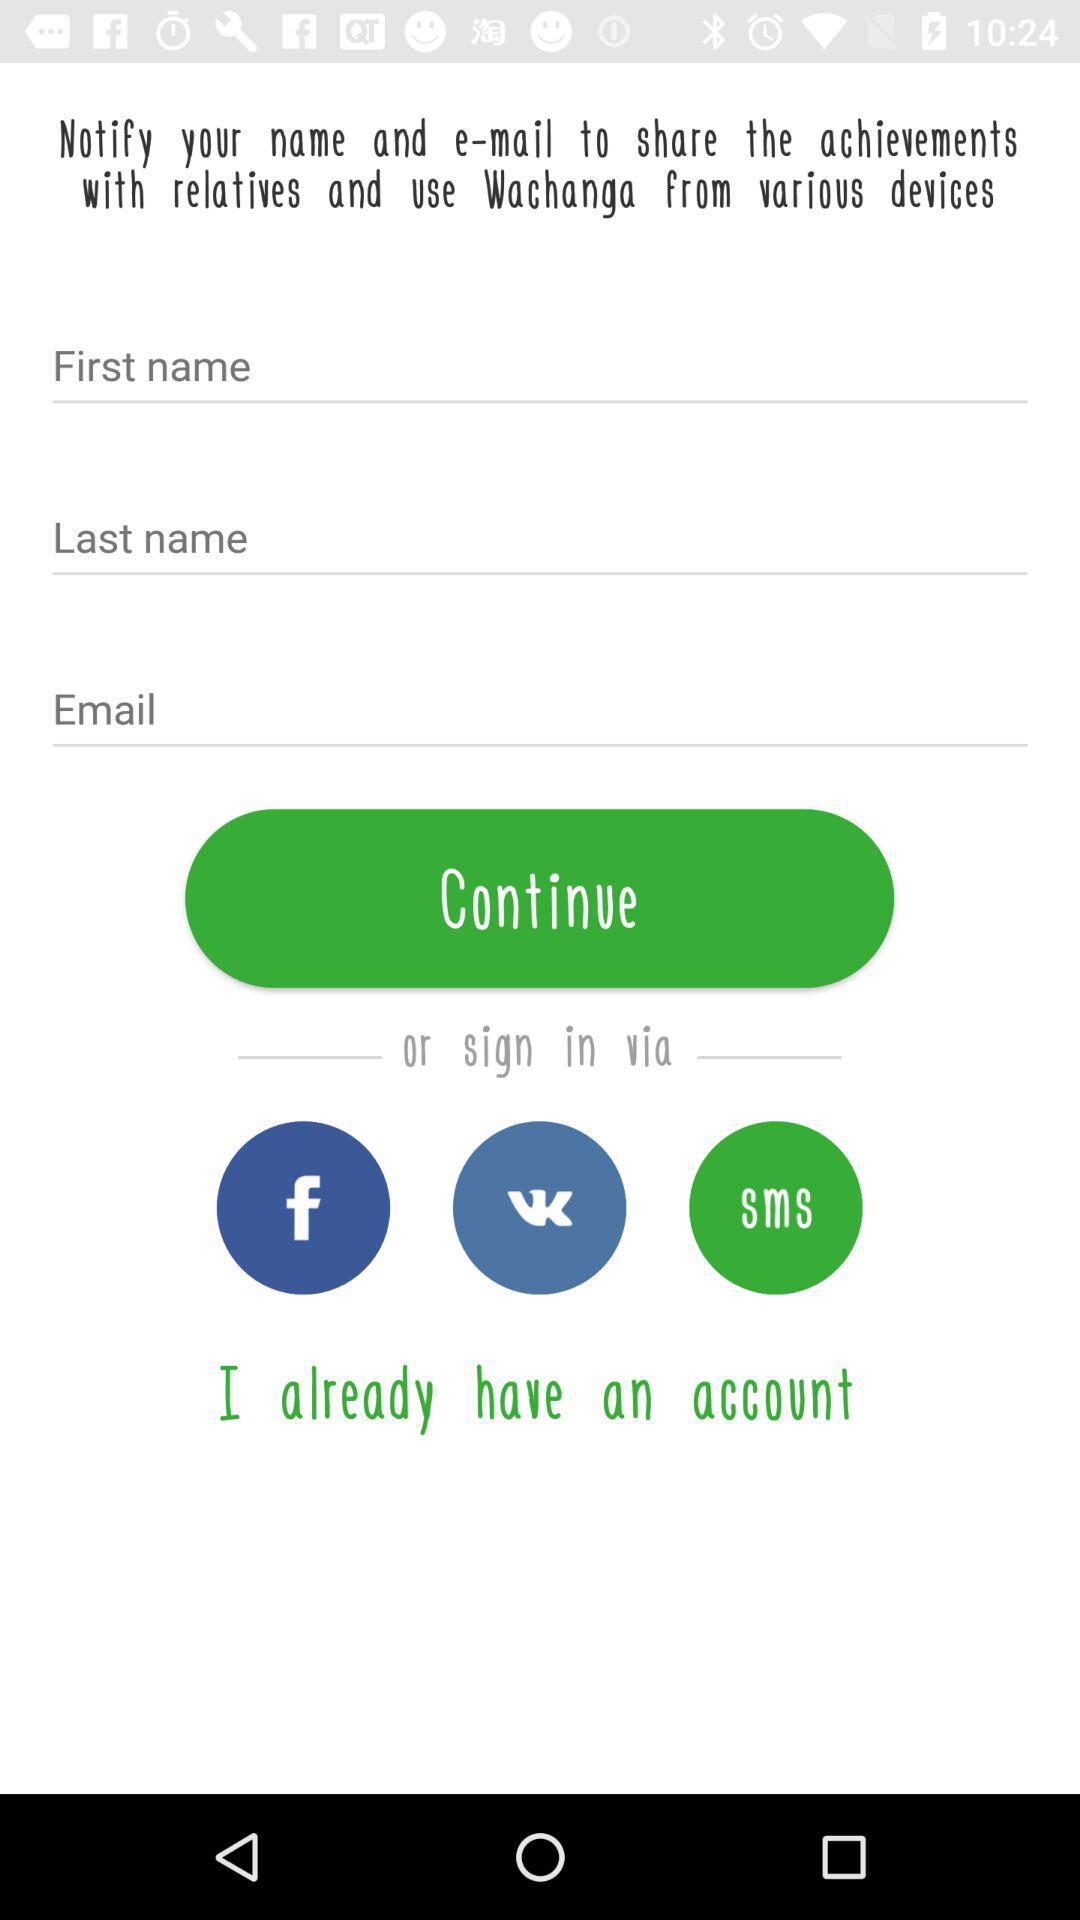 The height and width of the screenshot is (1920, 1080). Describe the element at coordinates (540, 711) in the screenshot. I see `email address` at that location.